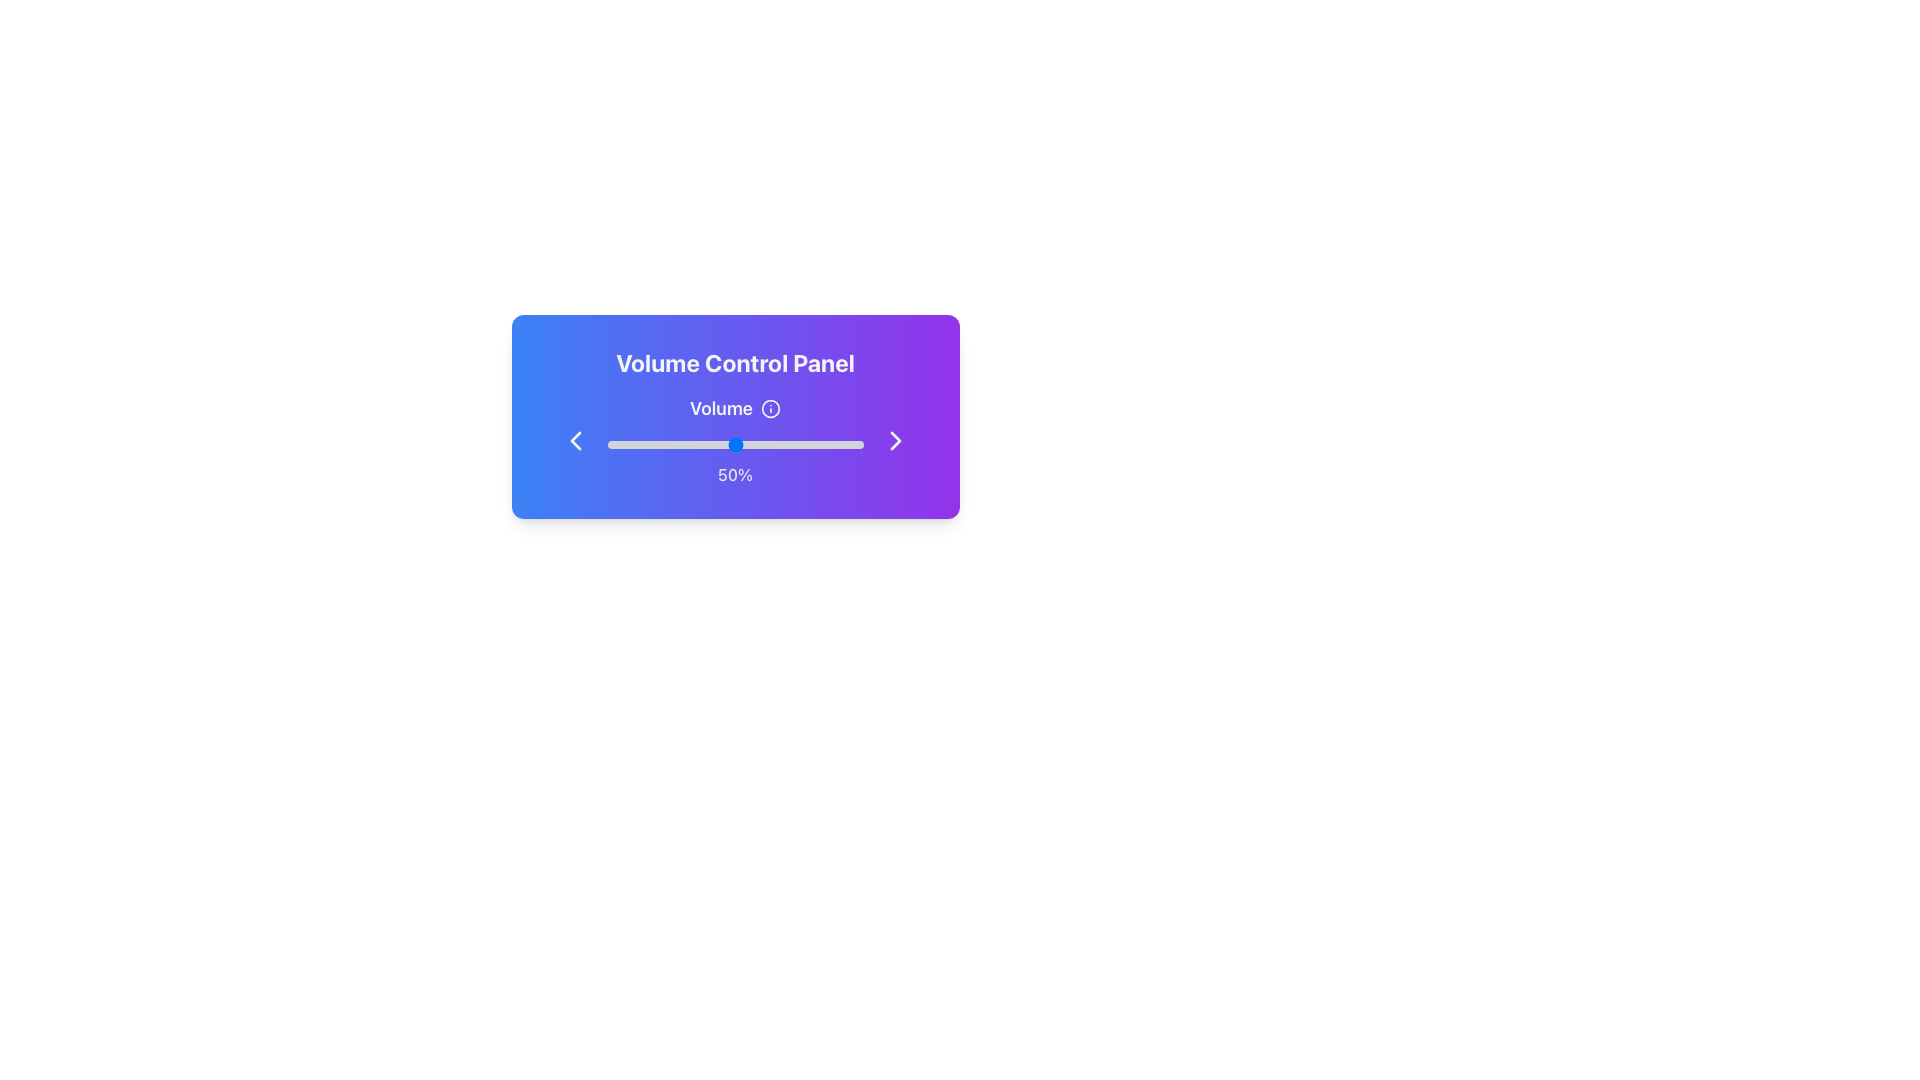  I want to click on the slider, so click(648, 443).